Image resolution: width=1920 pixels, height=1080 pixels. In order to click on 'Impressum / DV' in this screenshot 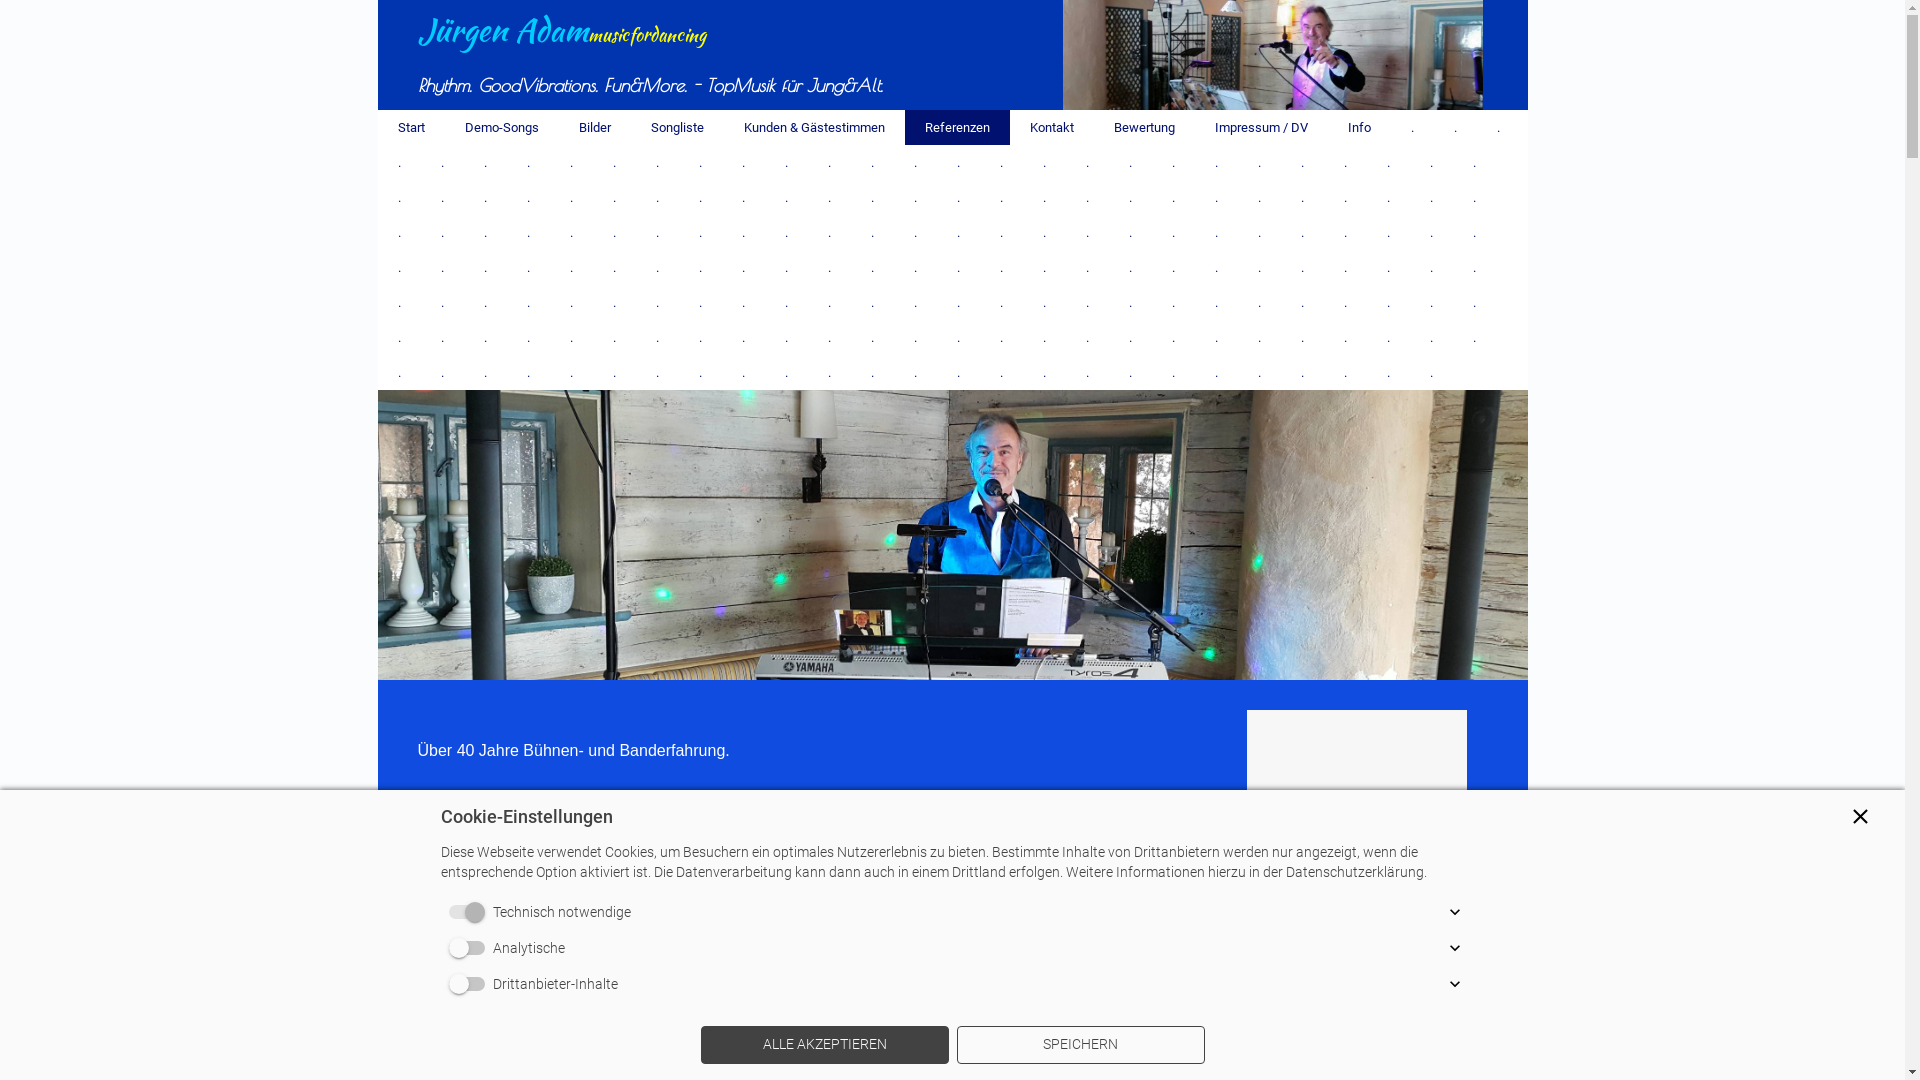, I will do `click(1259, 127)`.